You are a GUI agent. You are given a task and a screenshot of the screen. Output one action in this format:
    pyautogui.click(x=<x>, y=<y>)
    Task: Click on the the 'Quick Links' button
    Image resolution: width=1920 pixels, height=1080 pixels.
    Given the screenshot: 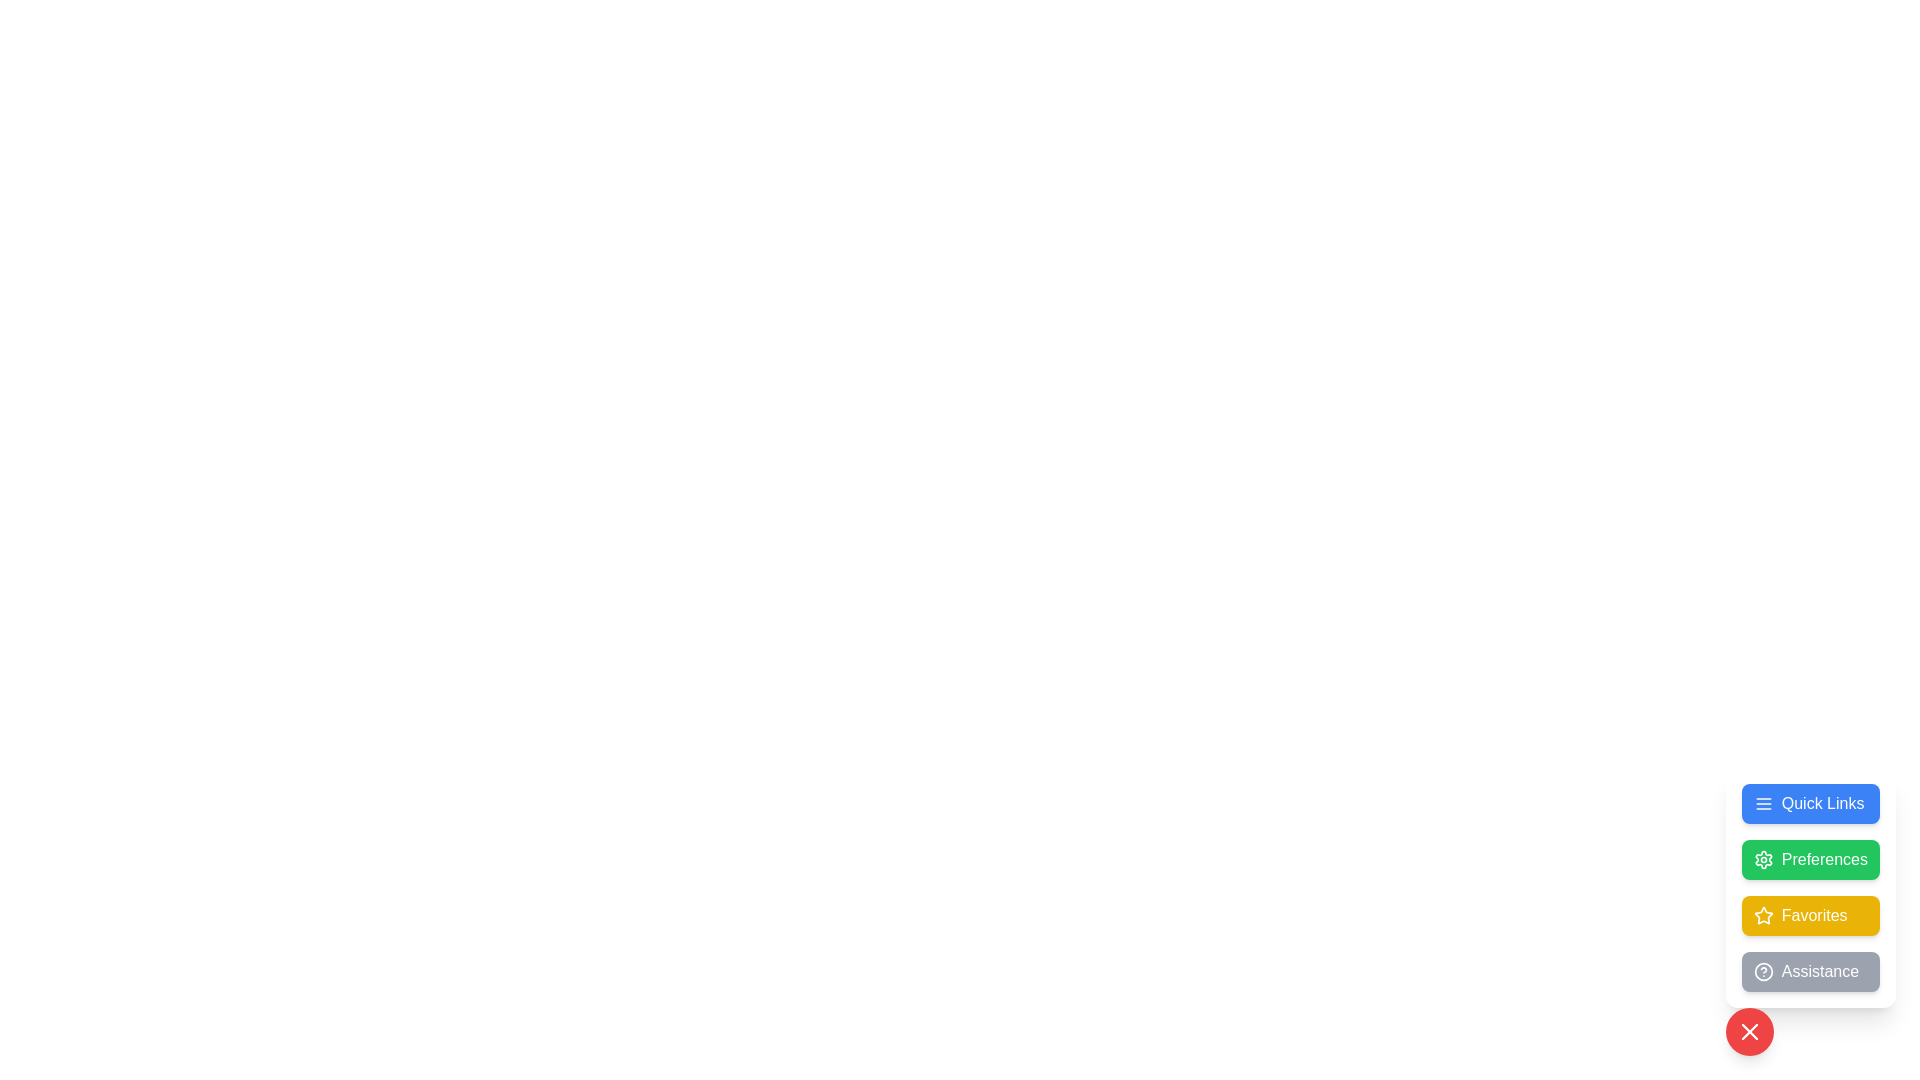 What is the action you would take?
    pyautogui.click(x=1810, y=802)
    